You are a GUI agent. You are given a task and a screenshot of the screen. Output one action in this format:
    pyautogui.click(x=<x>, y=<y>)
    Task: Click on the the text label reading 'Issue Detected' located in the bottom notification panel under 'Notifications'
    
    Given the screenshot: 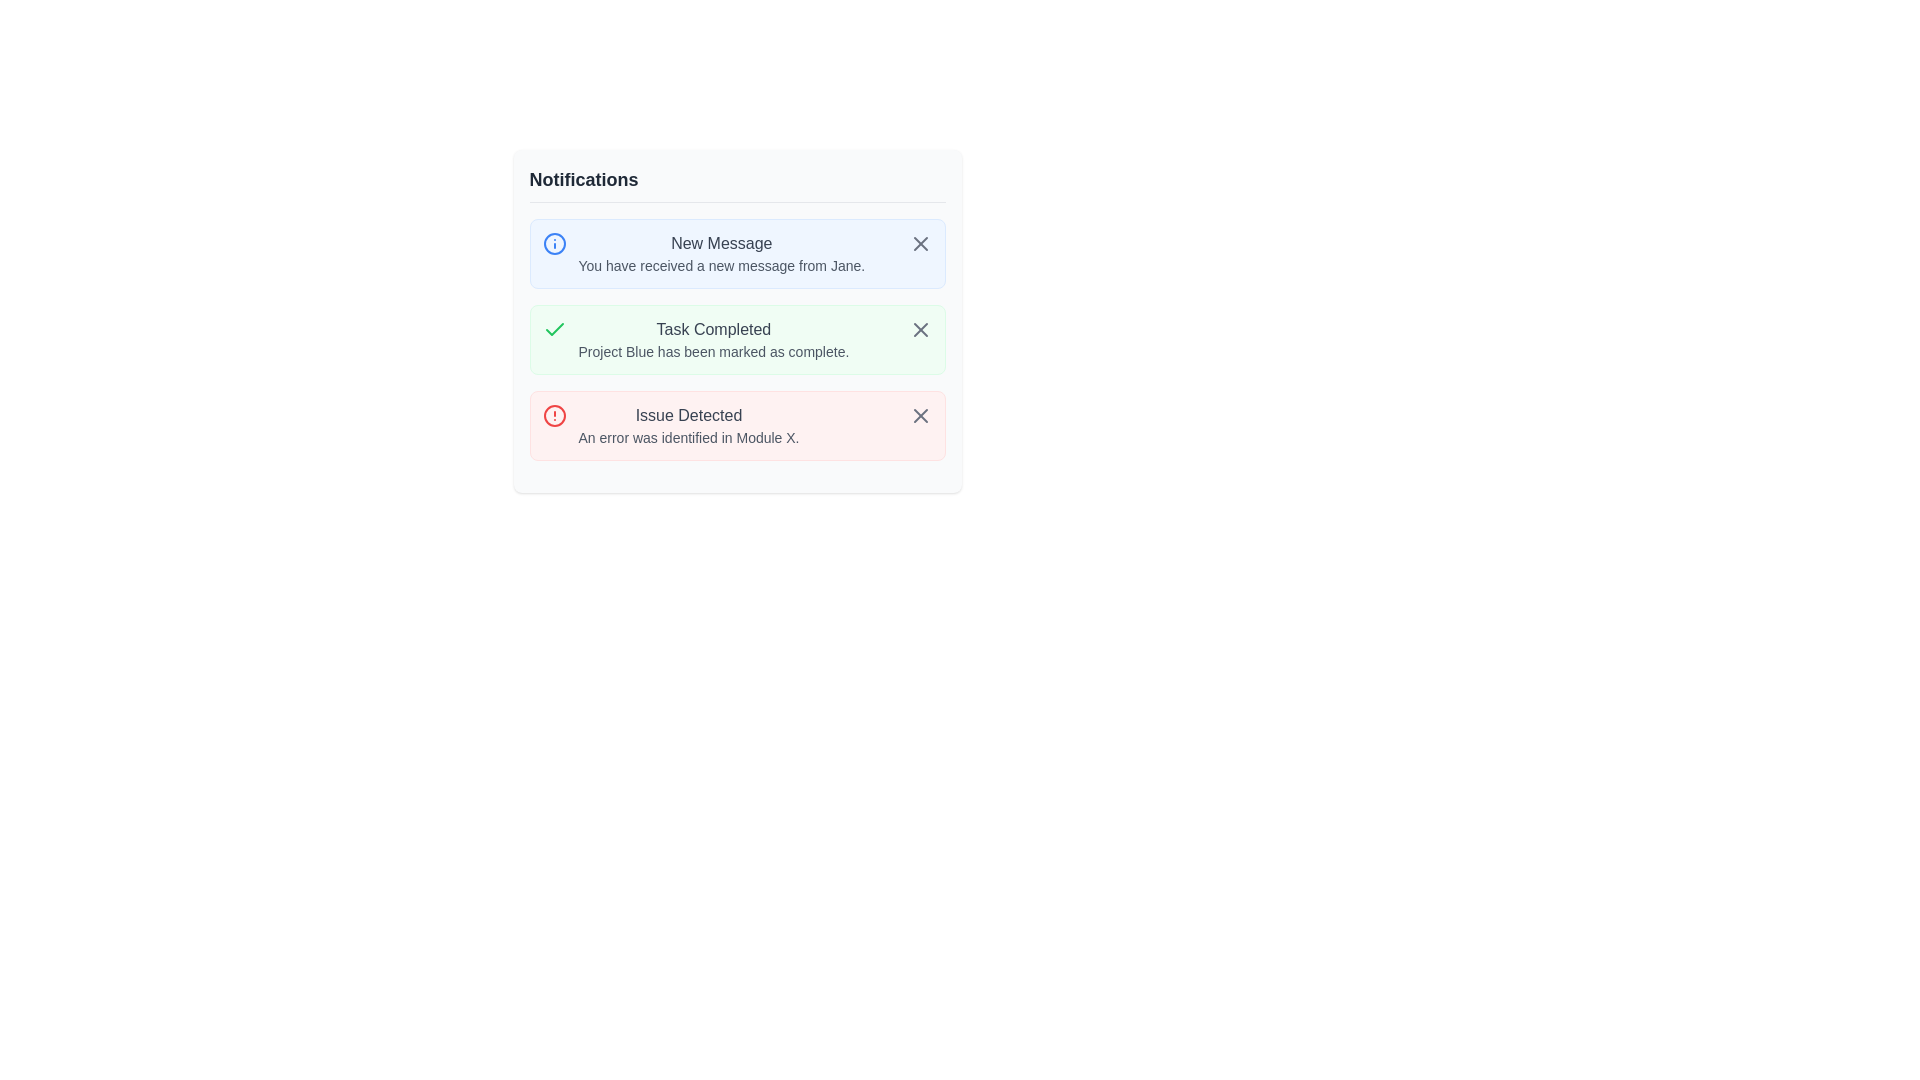 What is the action you would take?
    pyautogui.click(x=689, y=415)
    